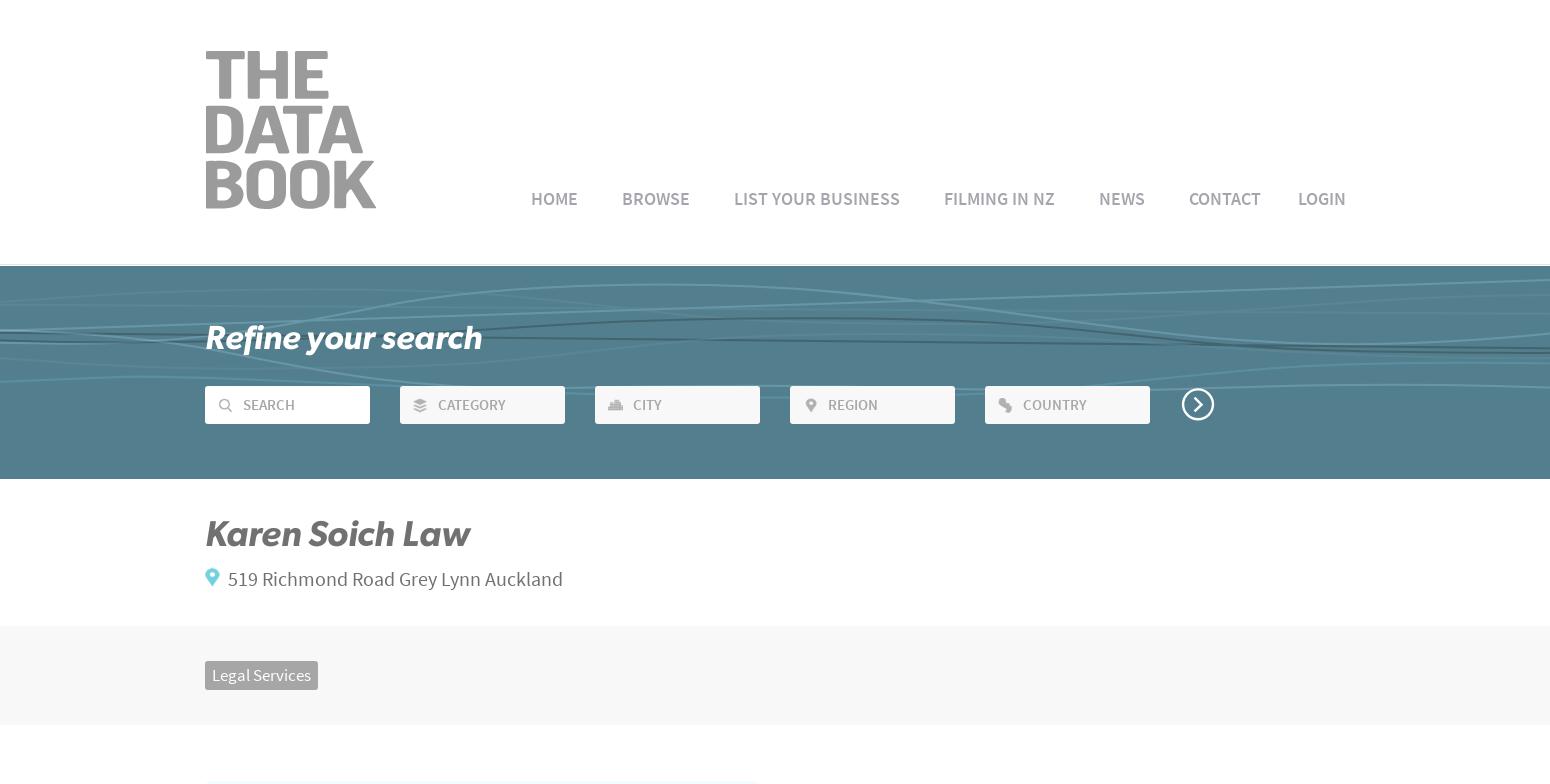  Describe the element at coordinates (1097, 197) in the screenshot. I see `'News'` at that location.